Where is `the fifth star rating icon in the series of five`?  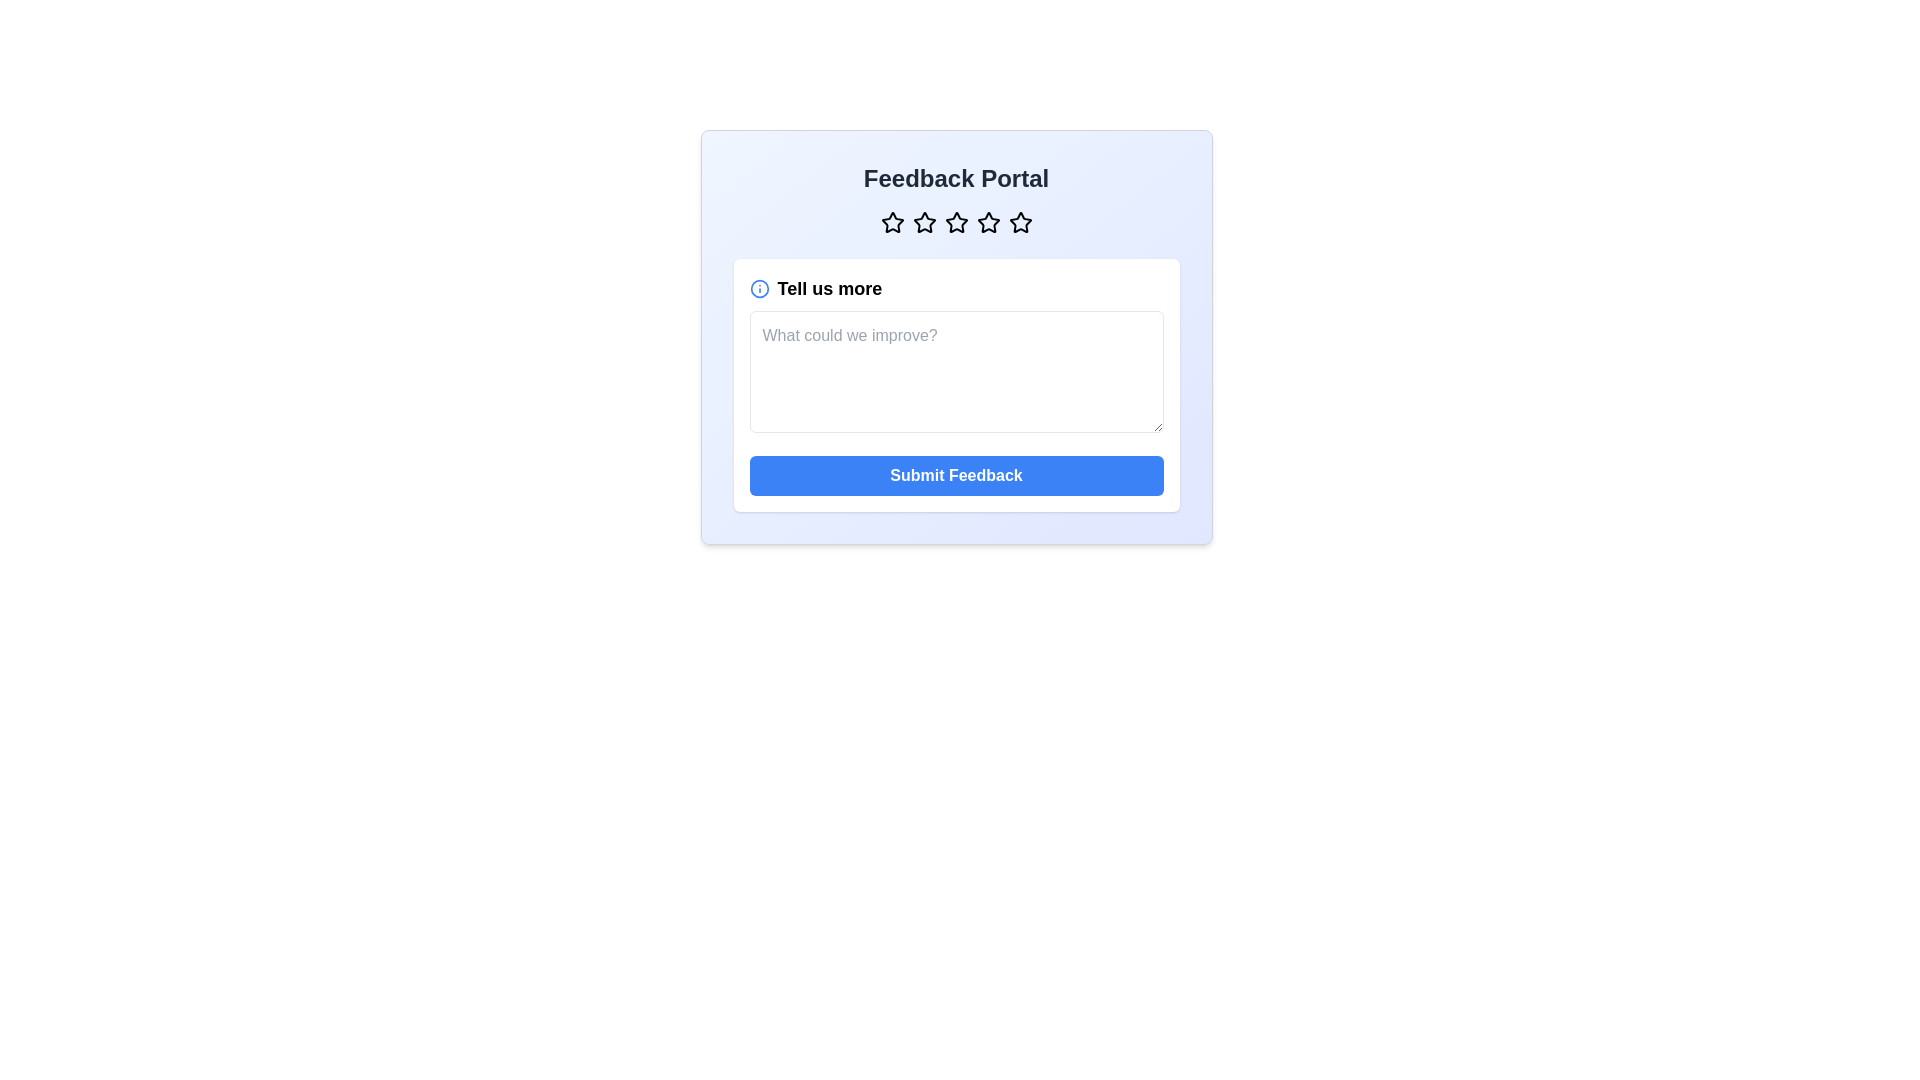
the fifth star rating icon in the series of five is located at coordinates (1020, 223).